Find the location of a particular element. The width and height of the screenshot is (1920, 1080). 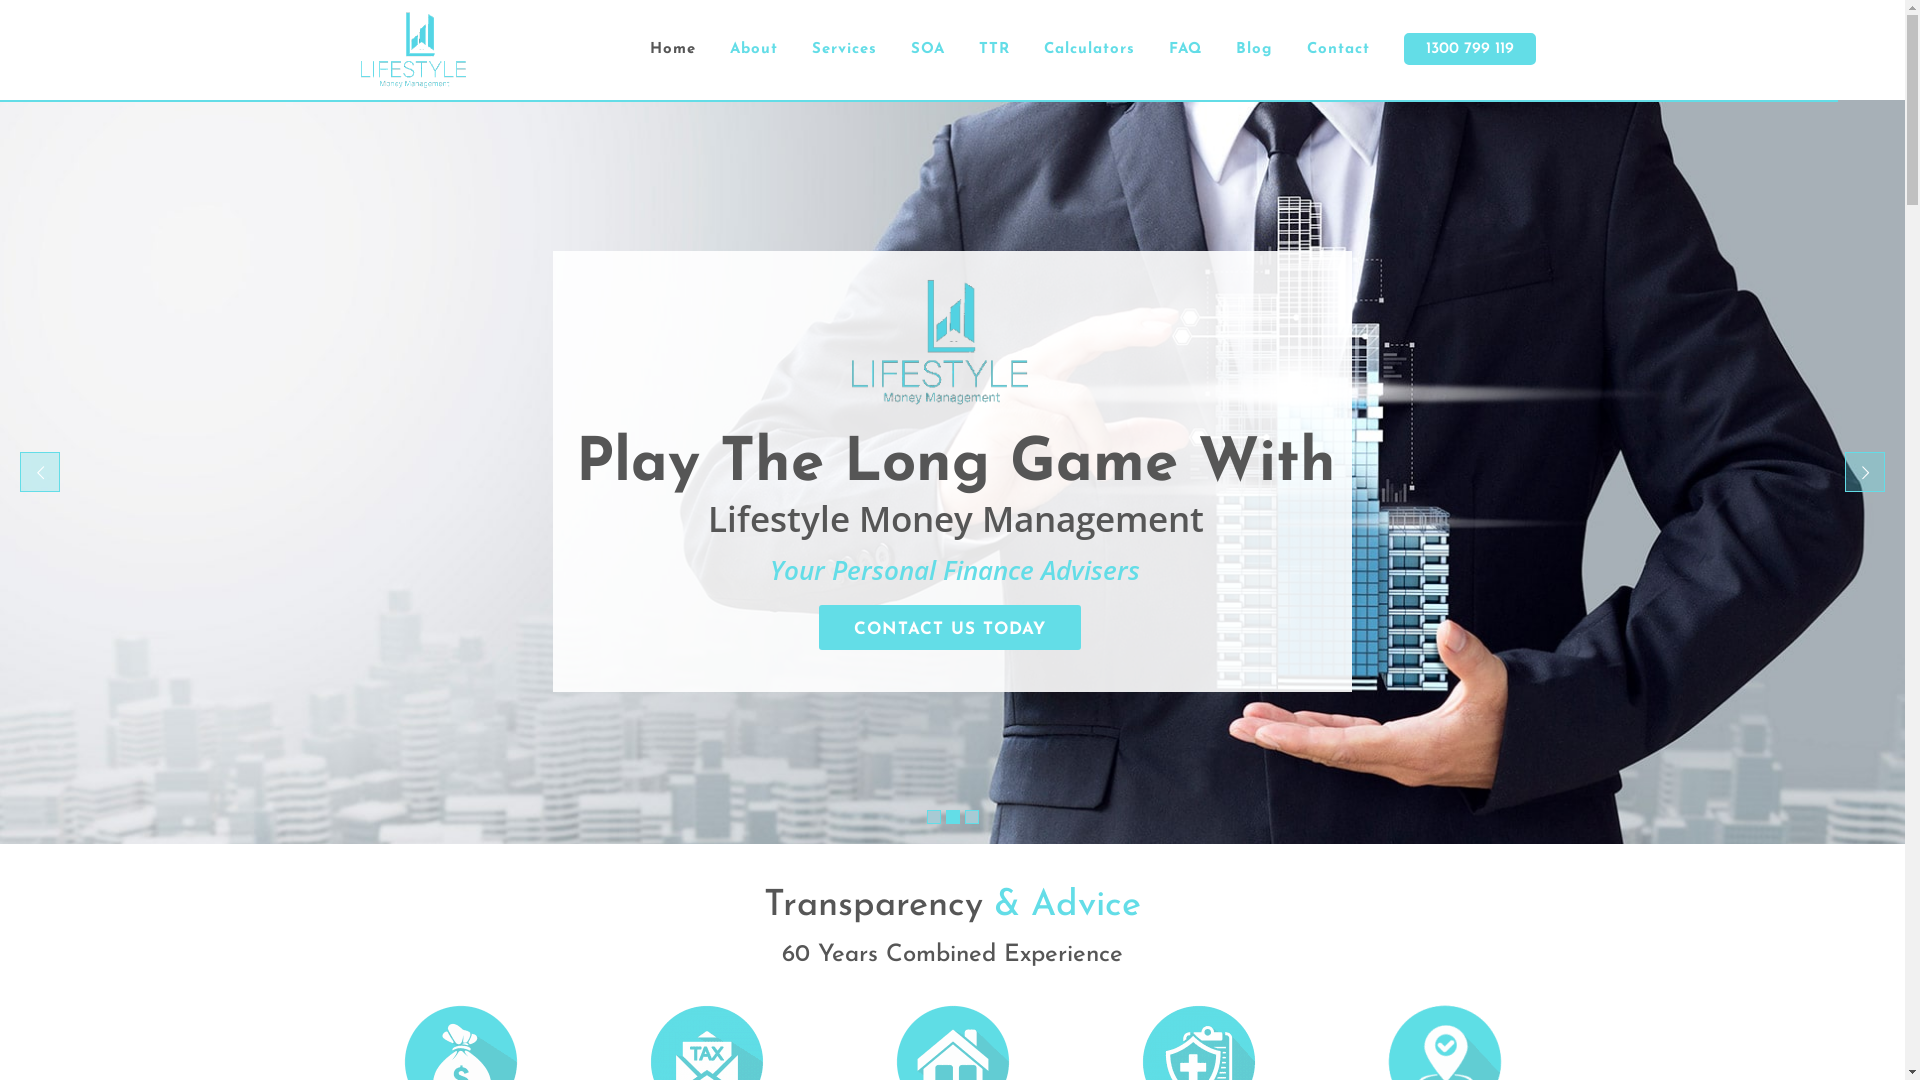

'1300 799 119' is located at coordinates (1469, 48).